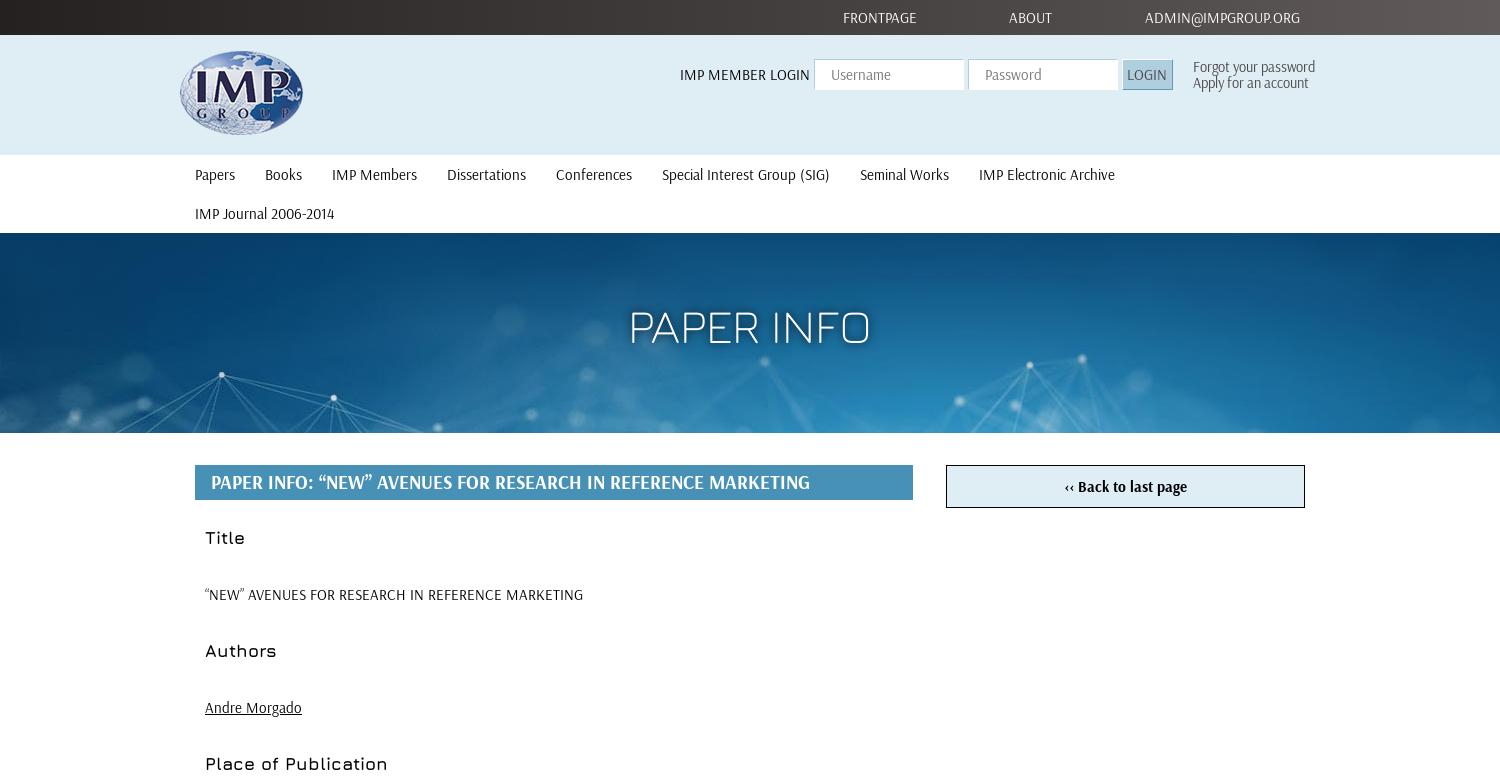  Describe the element at coordinates (204, 650) in the screenshot. I see `'Authors'` at that location.